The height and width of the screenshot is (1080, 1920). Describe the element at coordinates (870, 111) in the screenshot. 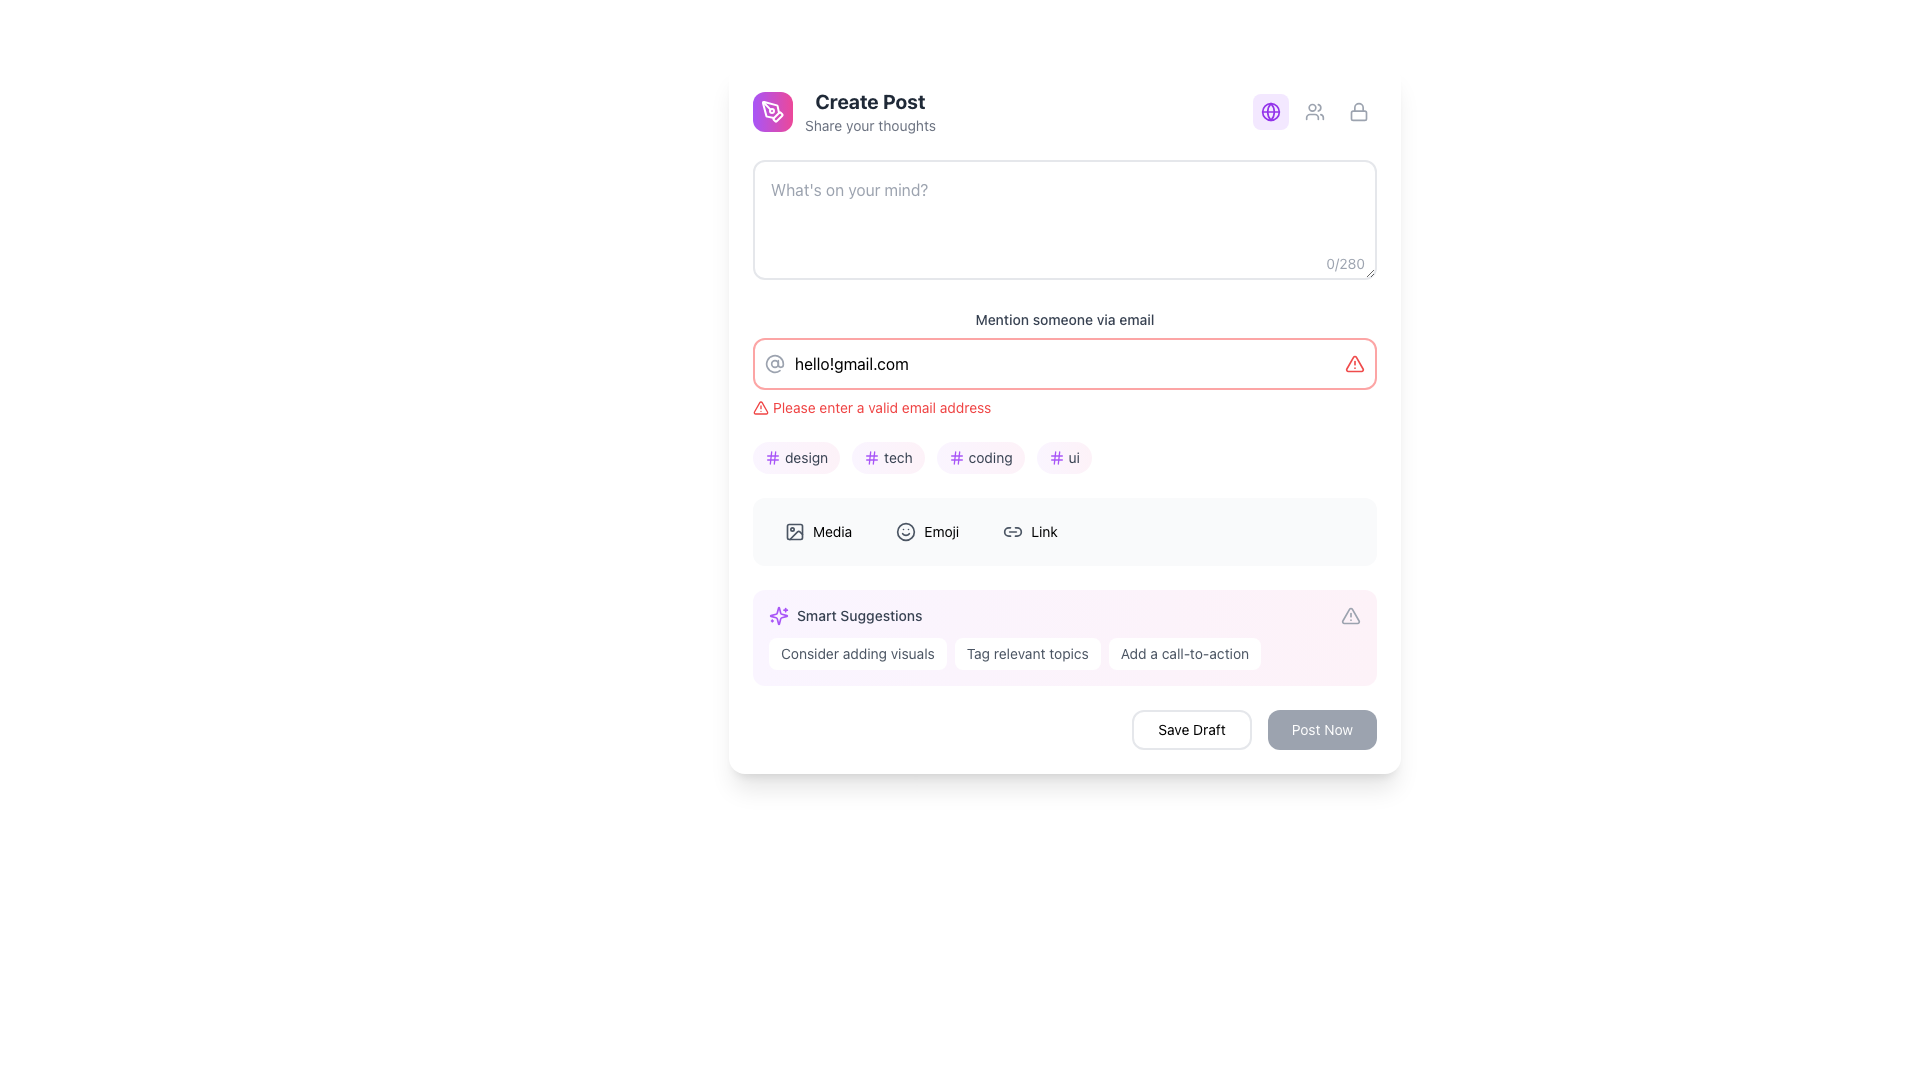

I see `the 'Create Post' header label that consists of the text 'Create Post' in bold and 'Share your thoughts' below it, located in the top-left corner of the interface` at that location.